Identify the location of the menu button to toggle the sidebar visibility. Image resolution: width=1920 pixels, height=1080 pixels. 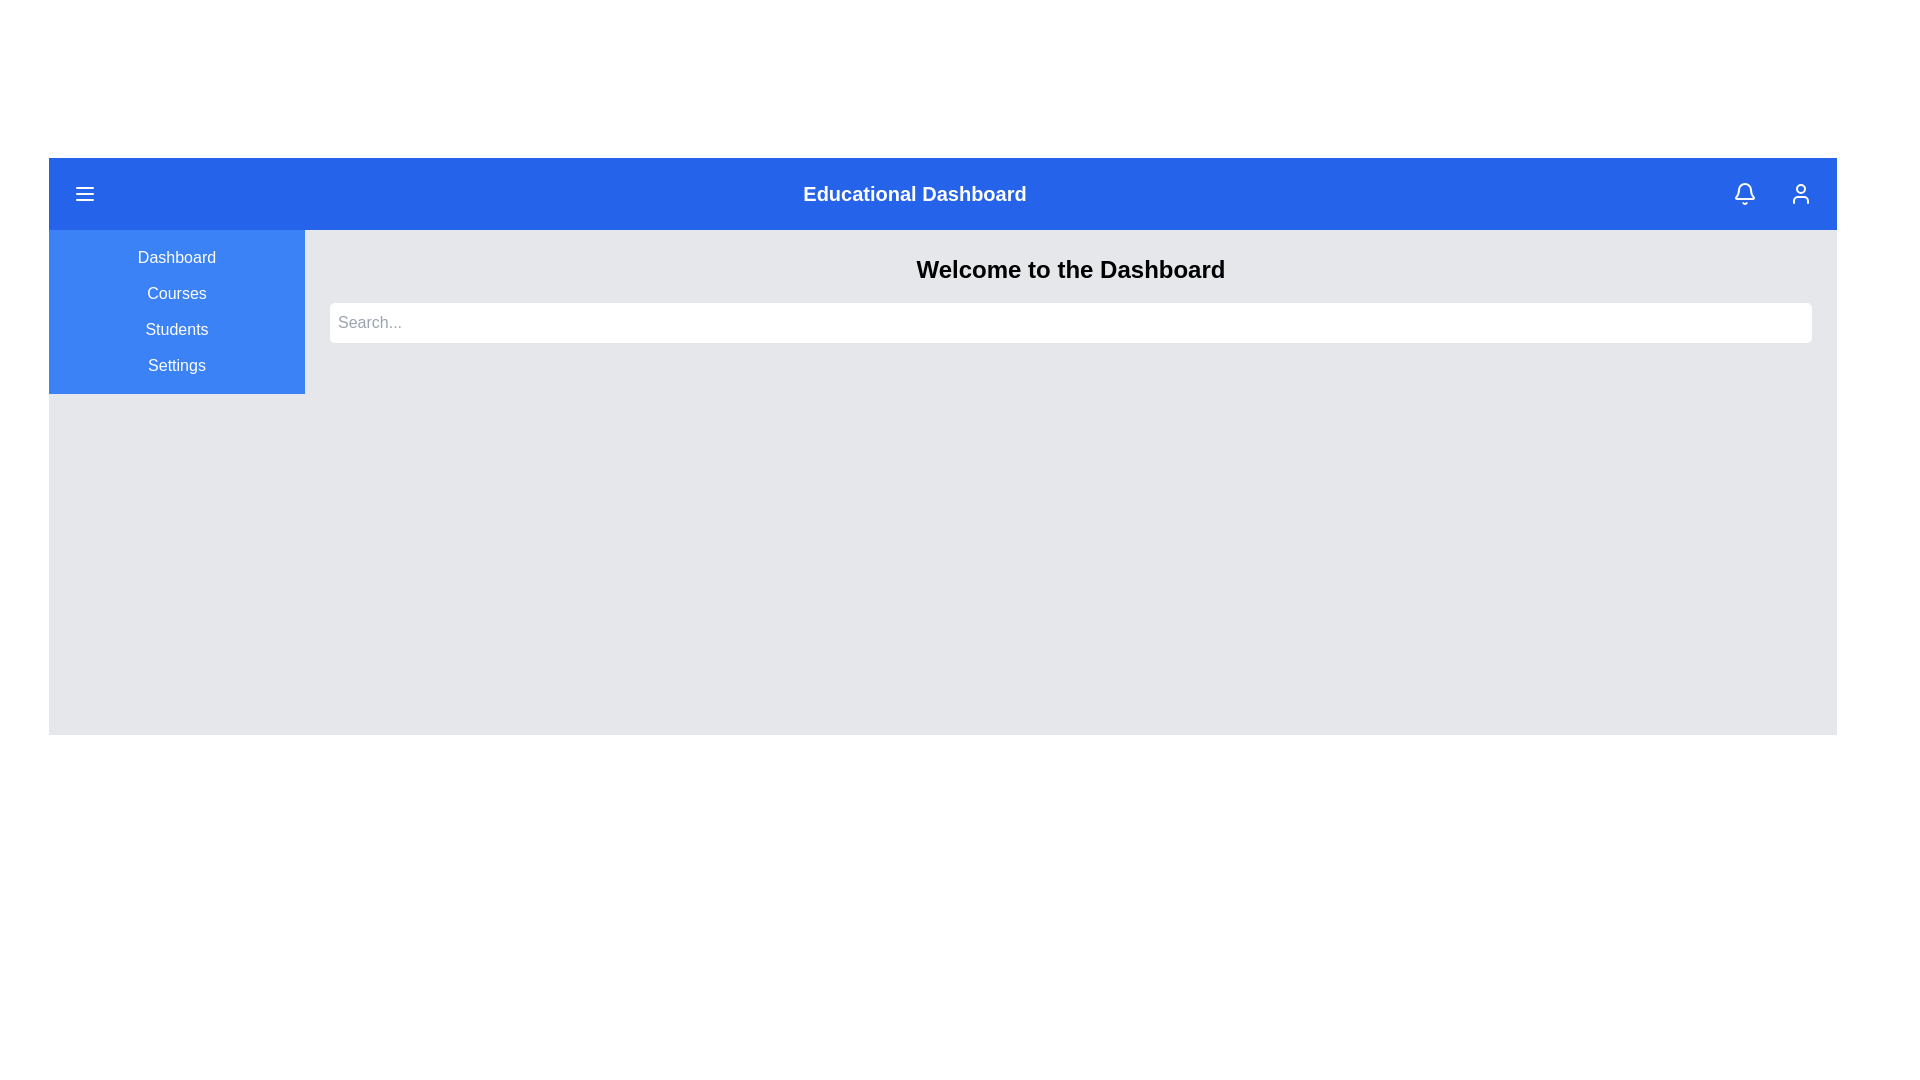
(84, 193).